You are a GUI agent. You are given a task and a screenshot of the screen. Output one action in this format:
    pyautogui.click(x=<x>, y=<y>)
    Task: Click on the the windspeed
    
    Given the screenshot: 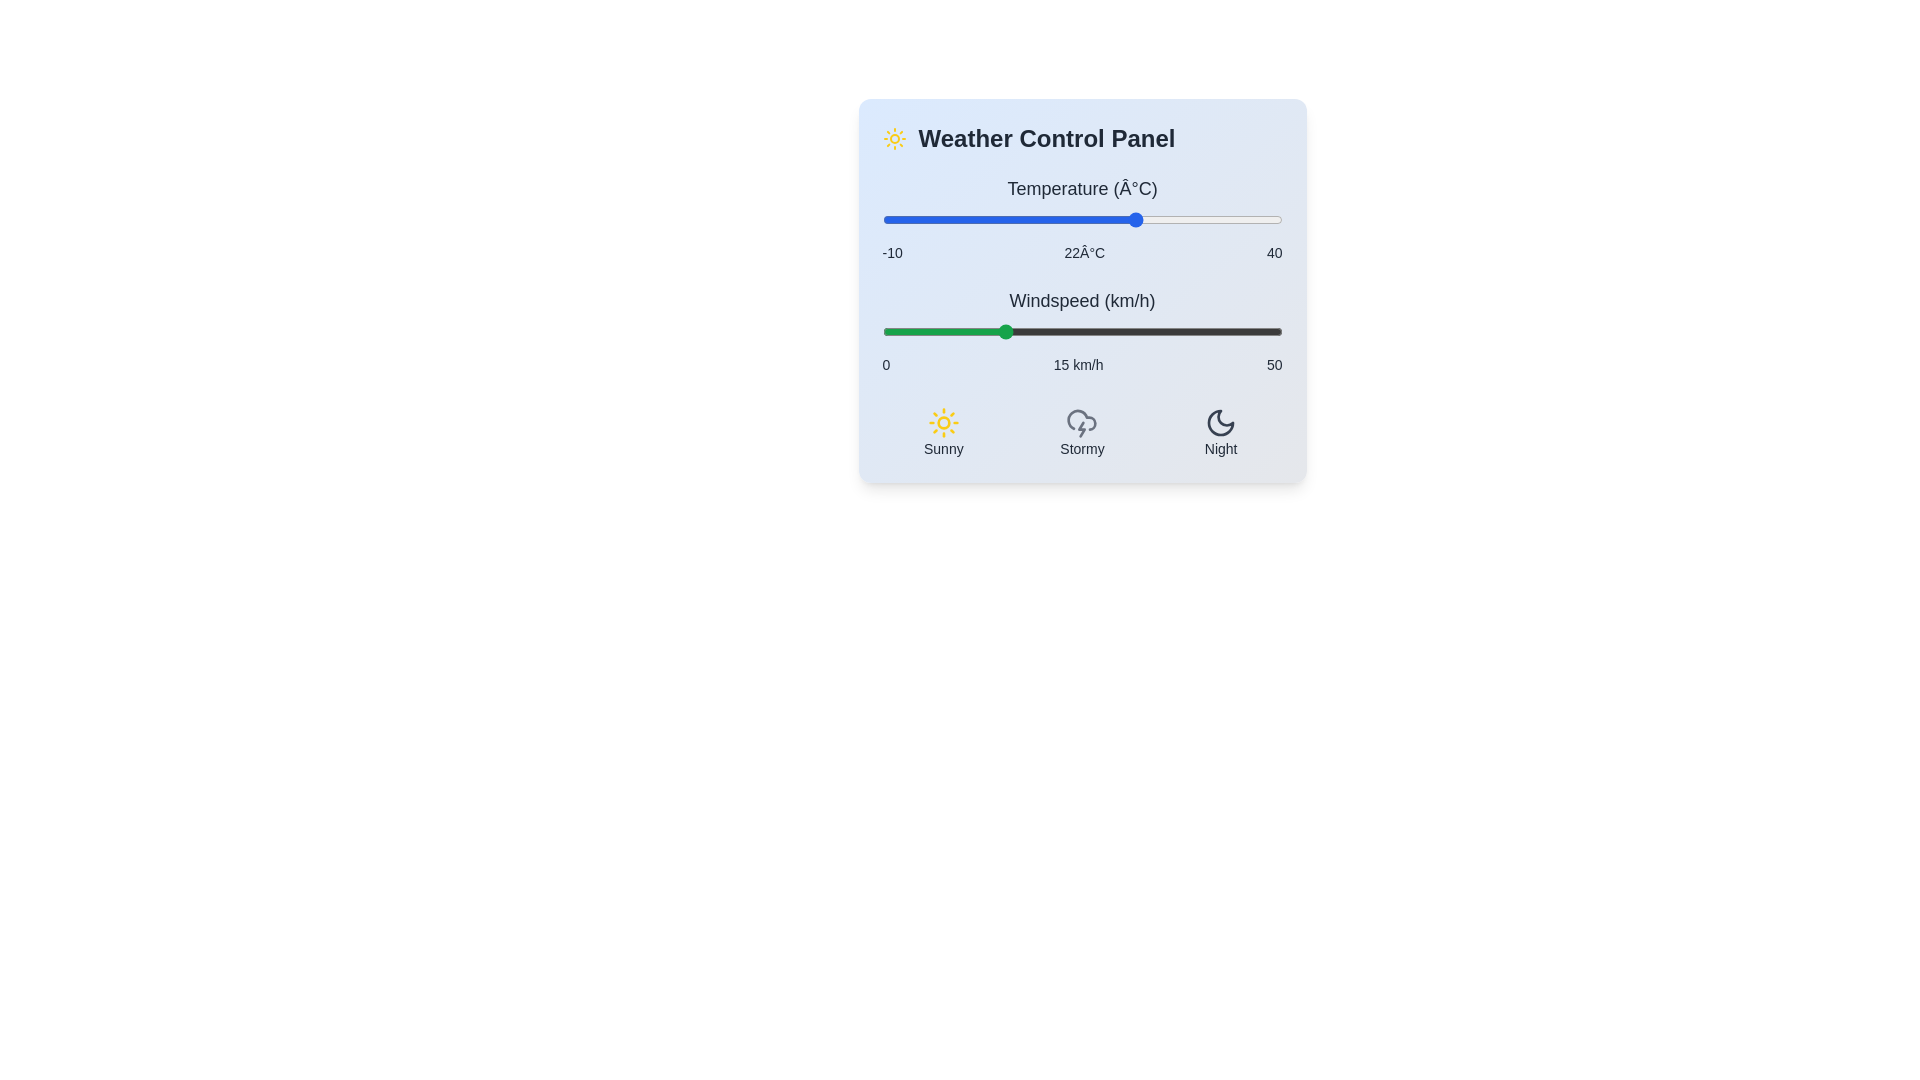 What is the action you would take?
    pyautogui.click(x=937, y=330)
    